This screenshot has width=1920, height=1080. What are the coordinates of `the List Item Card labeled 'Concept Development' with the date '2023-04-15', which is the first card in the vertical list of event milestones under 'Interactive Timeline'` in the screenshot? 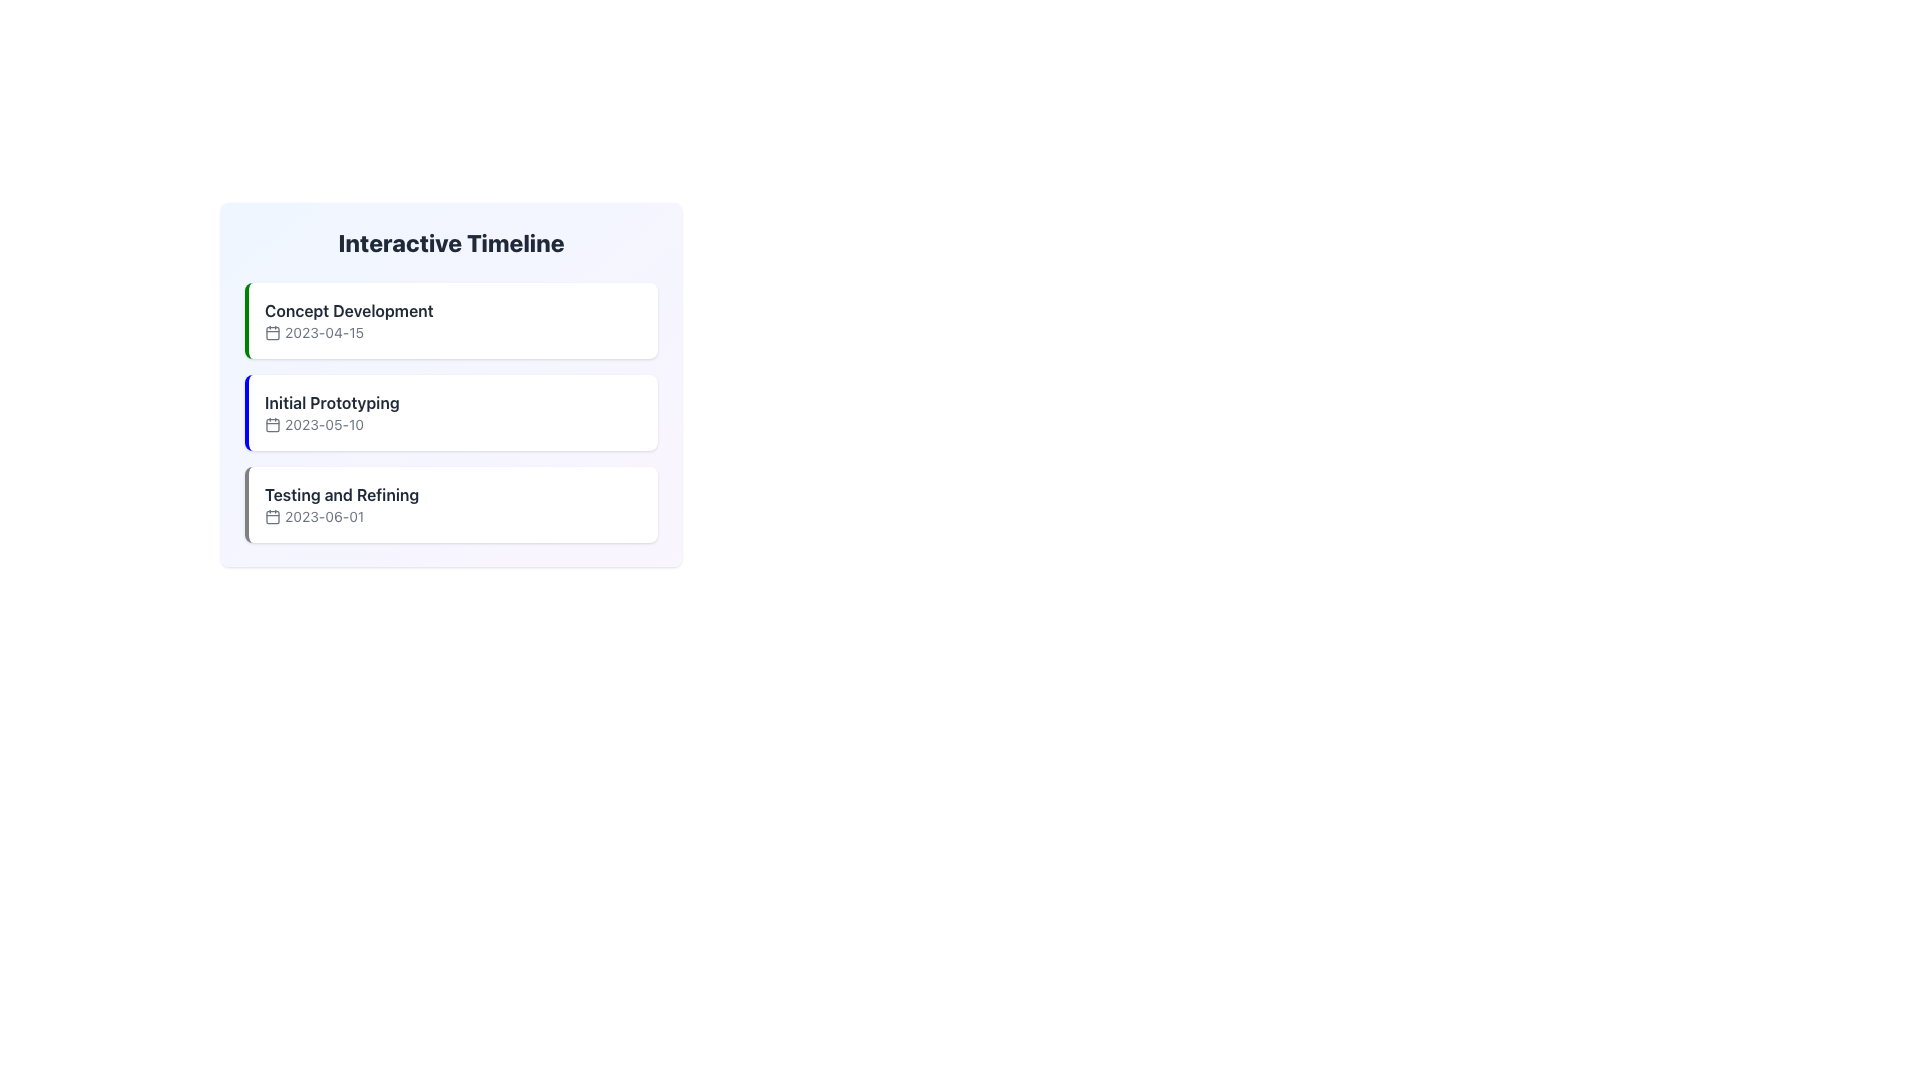 It's located at (450, 319).